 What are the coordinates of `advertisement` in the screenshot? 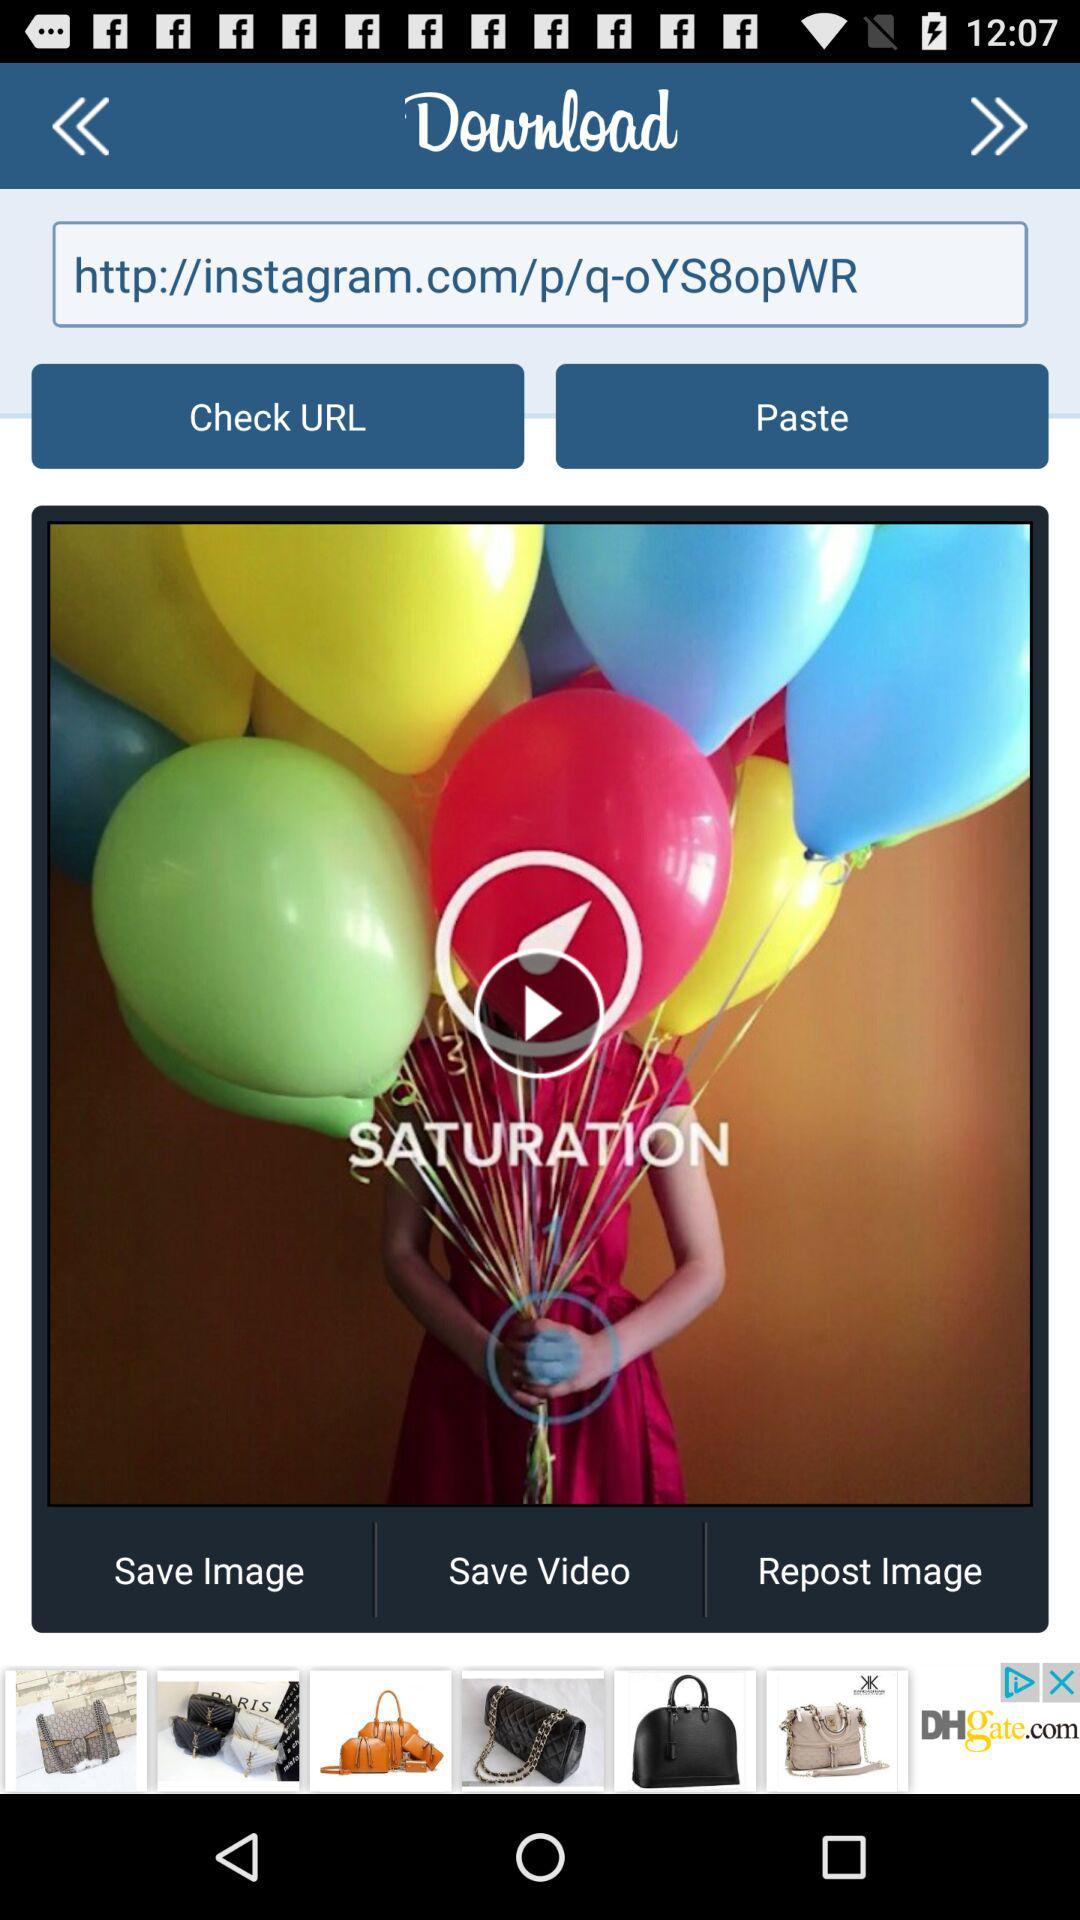 It's located at (540, 1727).